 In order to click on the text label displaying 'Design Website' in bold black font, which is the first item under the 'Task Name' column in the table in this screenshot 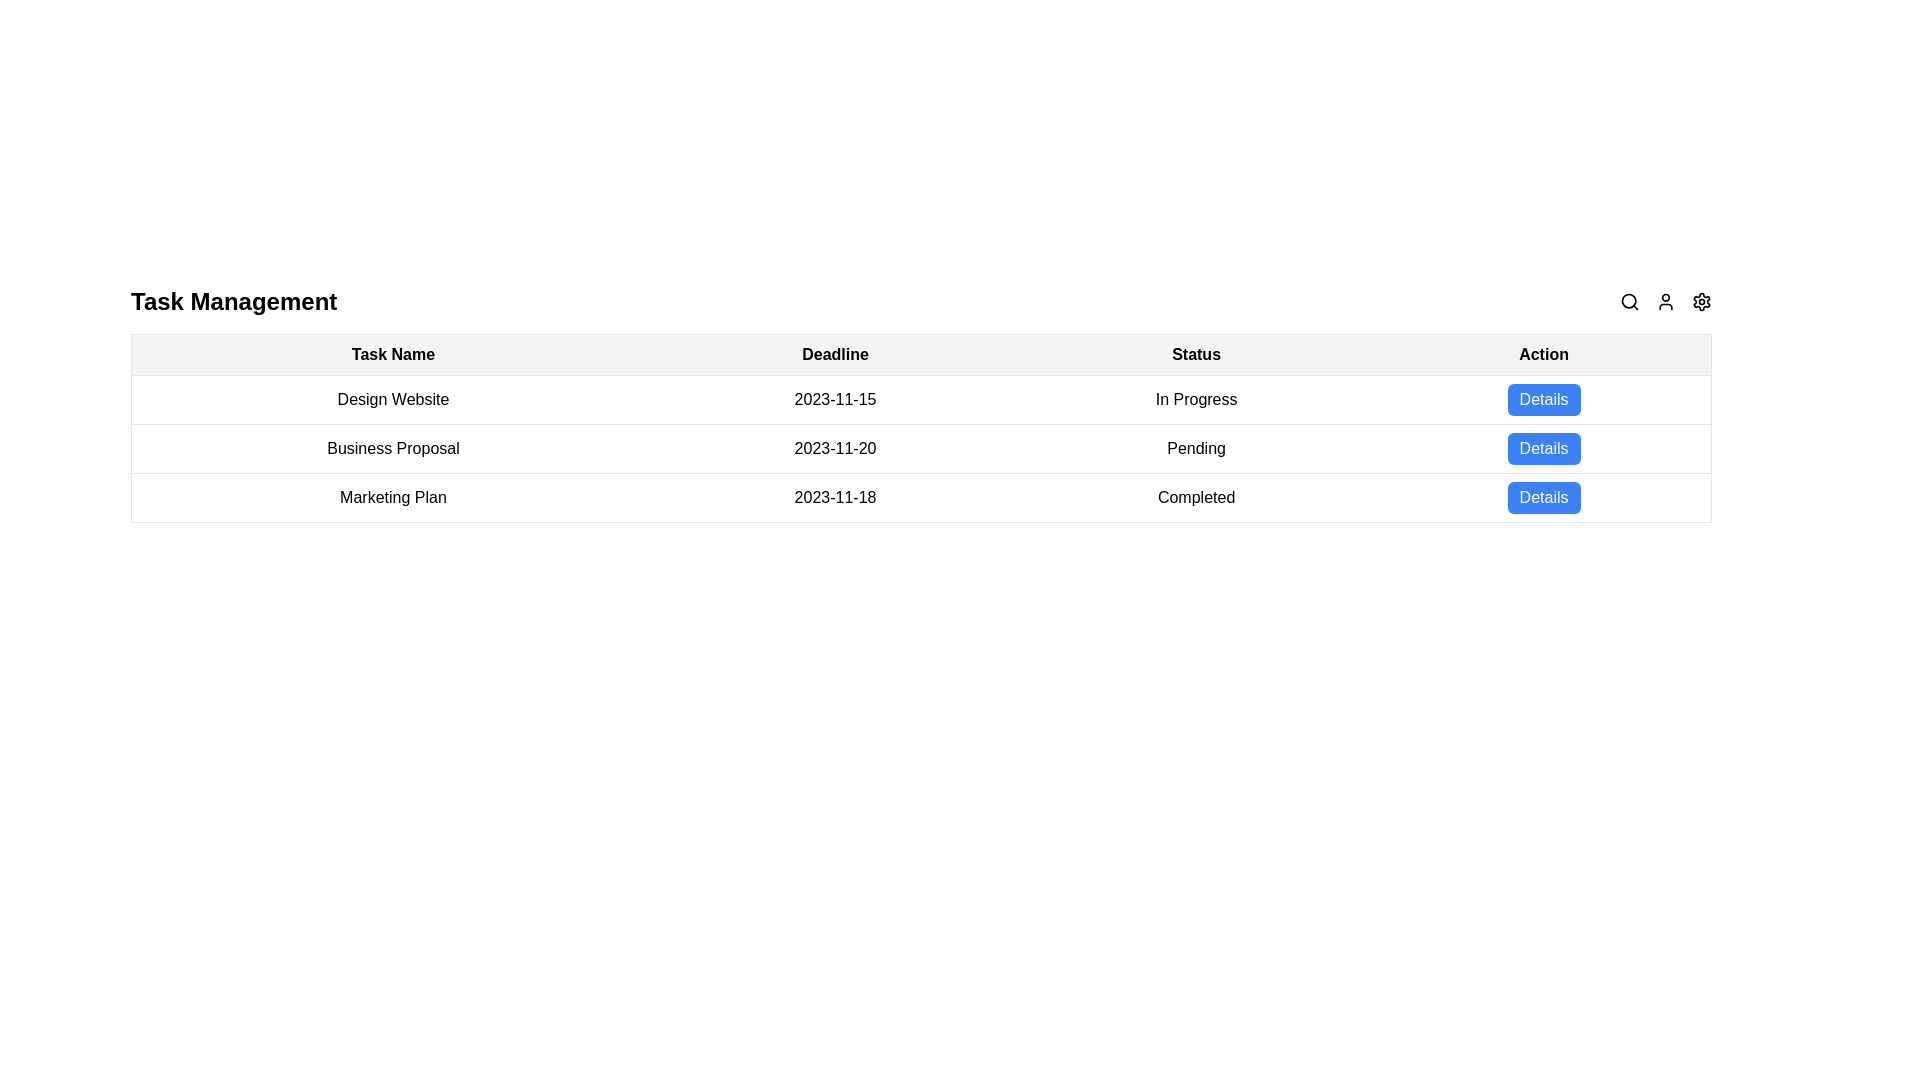, I will do `click(393, 400)`.